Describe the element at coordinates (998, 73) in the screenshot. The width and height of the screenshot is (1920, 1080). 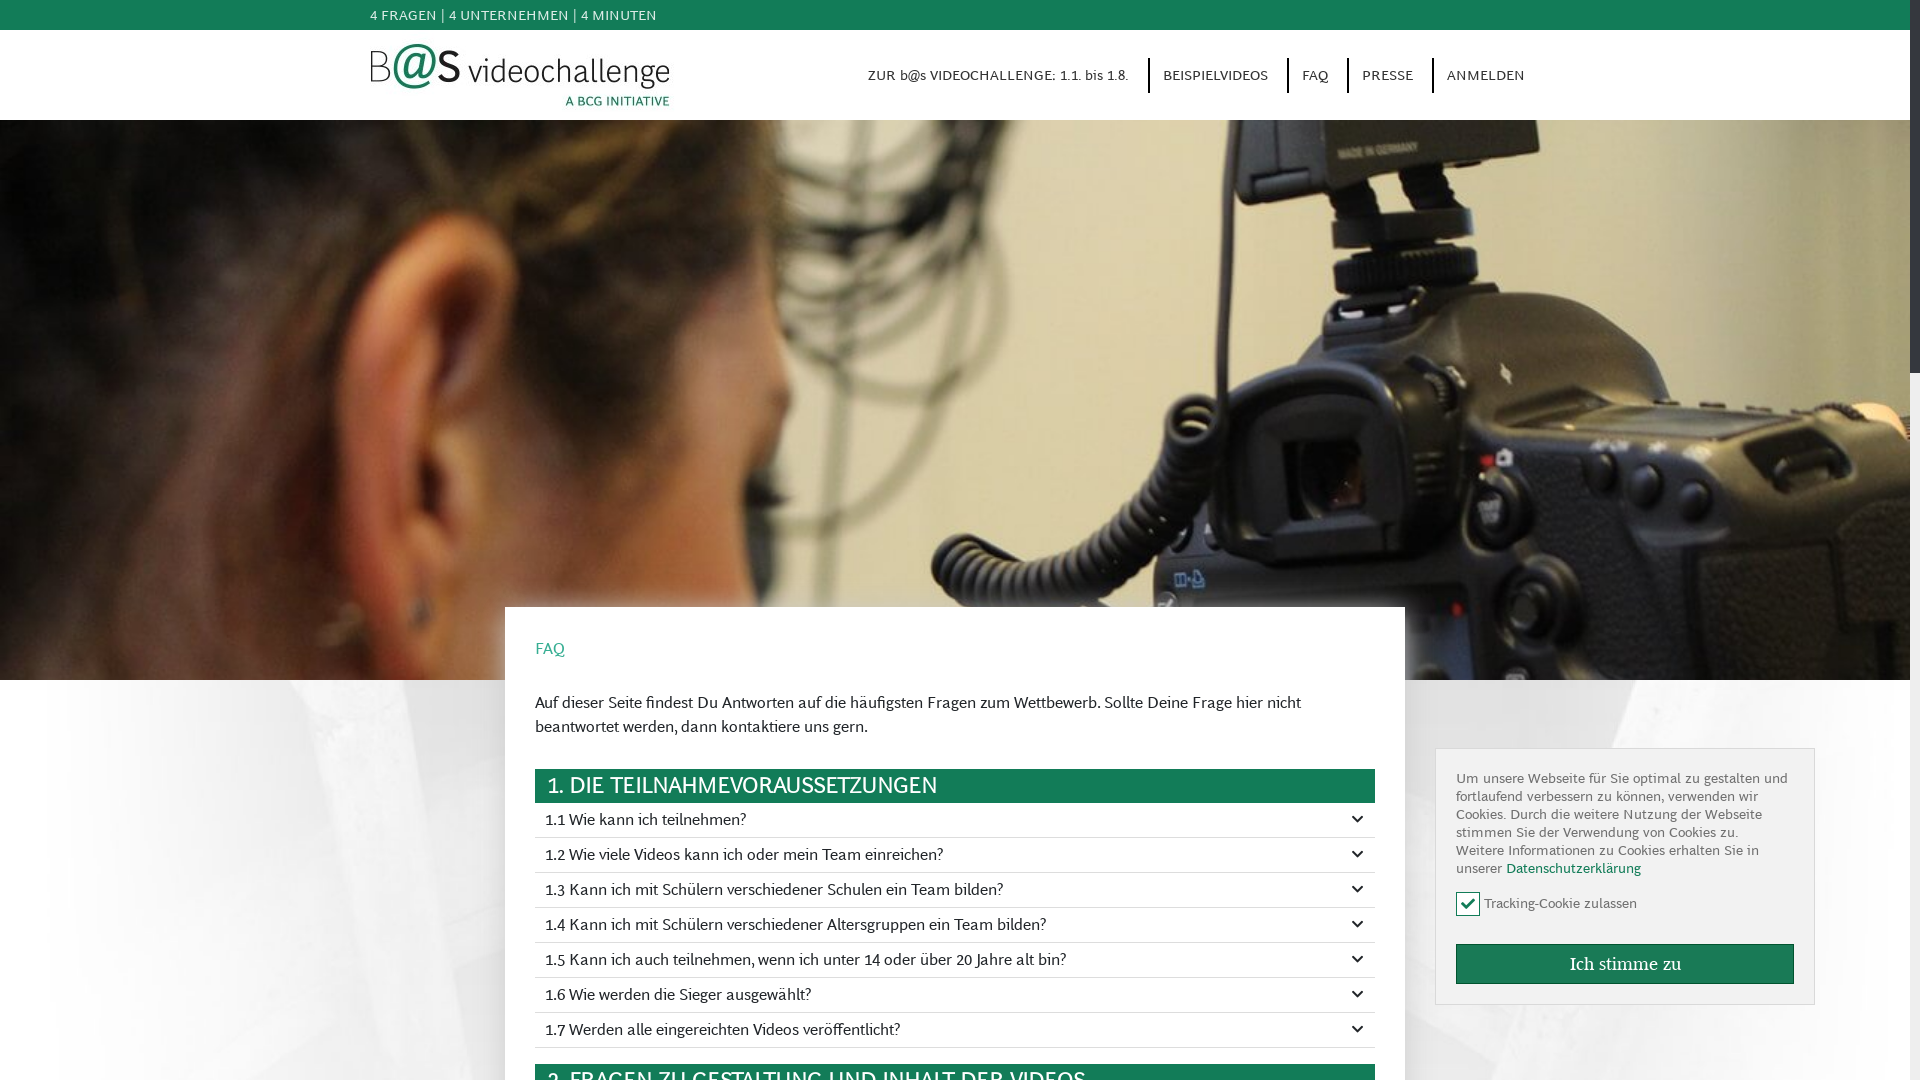
I see `'ZUR b@s VIDEOCHALLENGE: 1.1. bis 1.8.'` at that location.